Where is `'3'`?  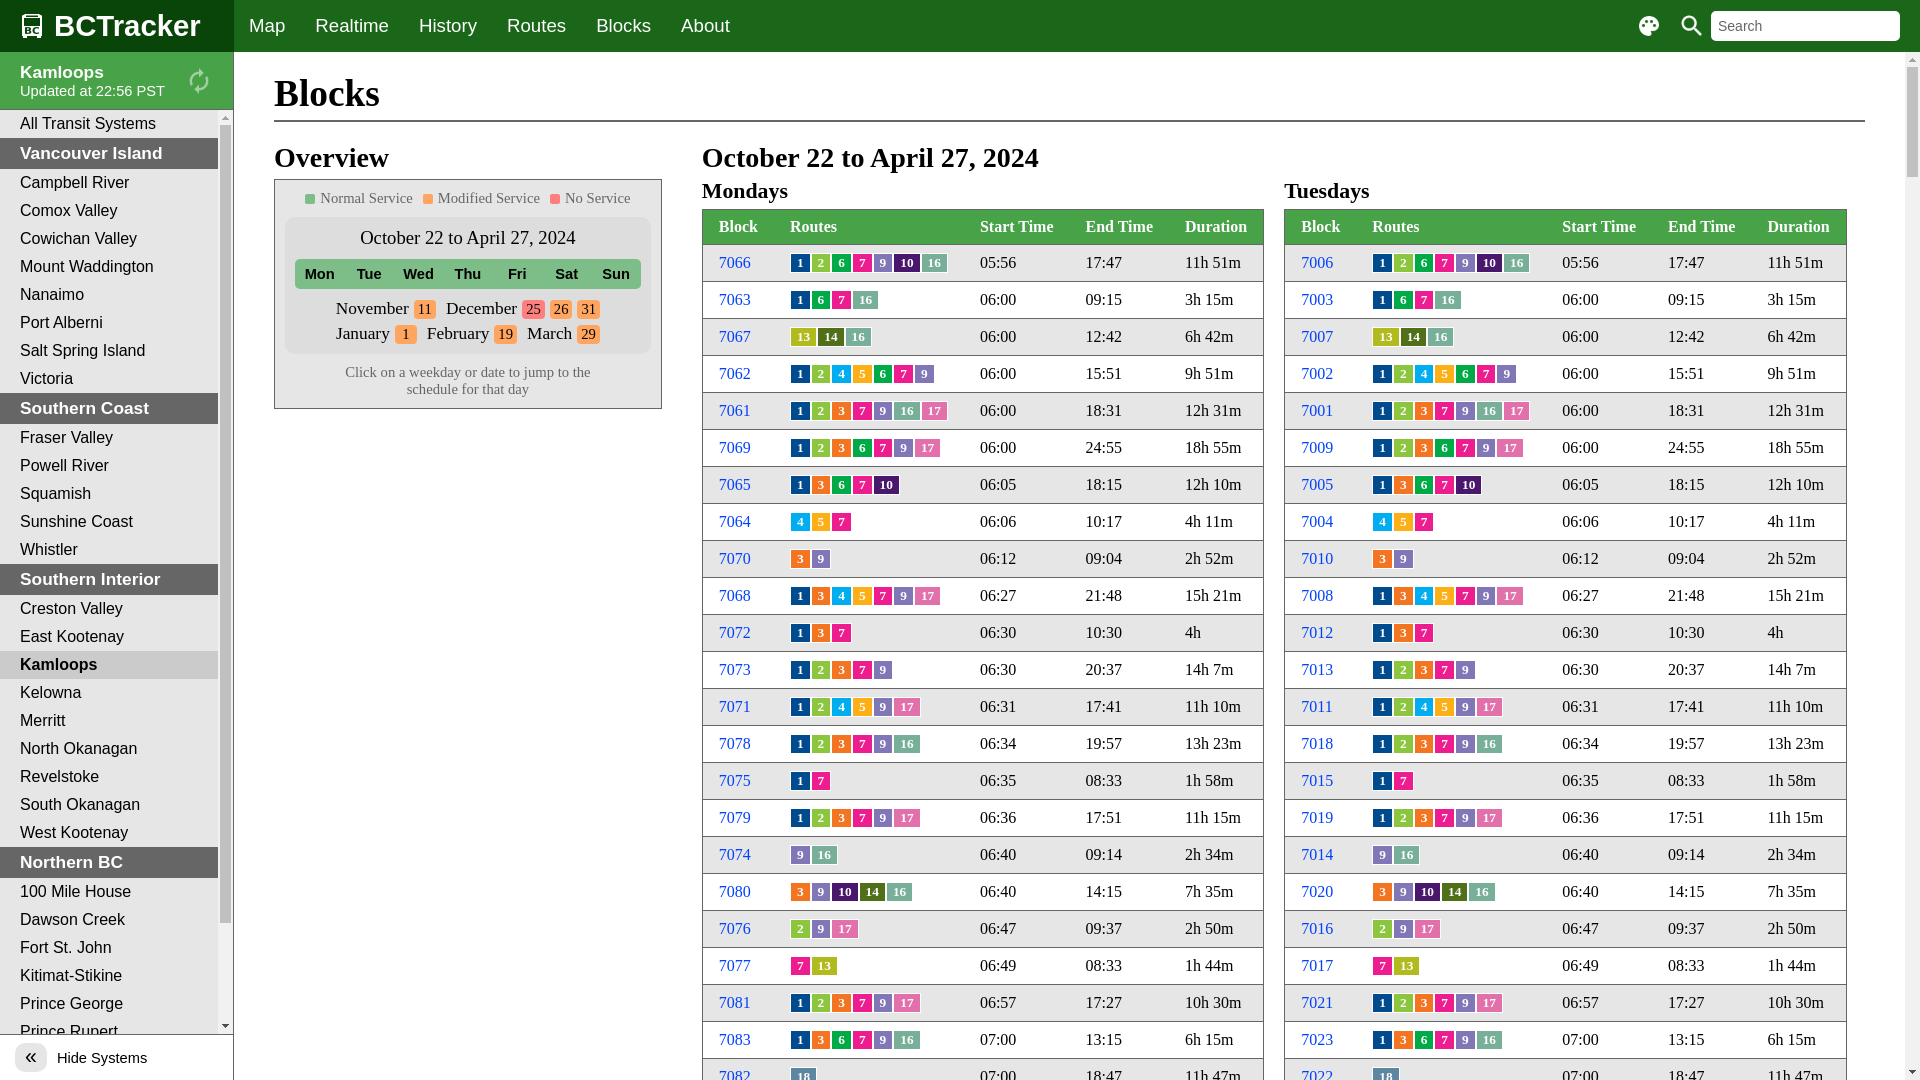
'3' is located at coordinates (800, 890).